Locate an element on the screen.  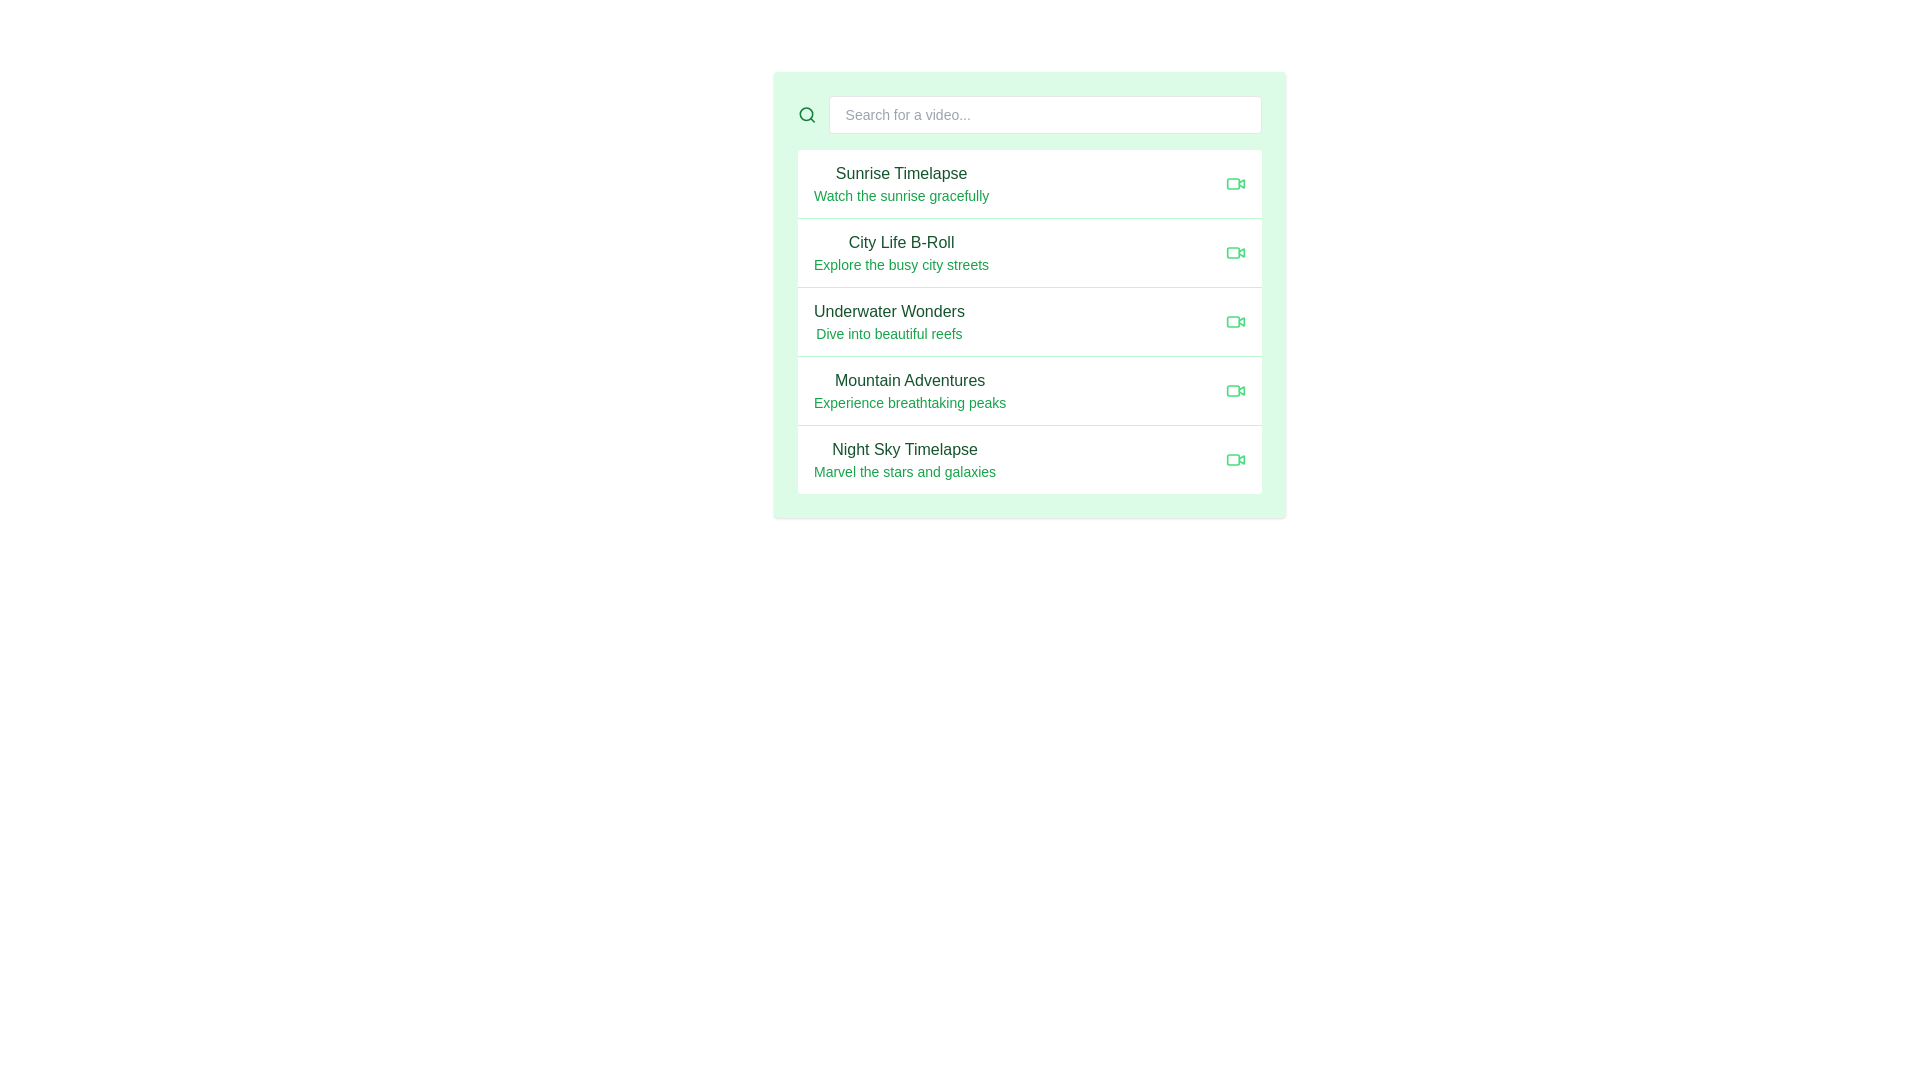
the text label displaying 'Watch the sunrise gracefully', which is a small-sized, green-colored font located below 'Sunrise Timelapse' in the video card list is located at coordinates (900, 196).